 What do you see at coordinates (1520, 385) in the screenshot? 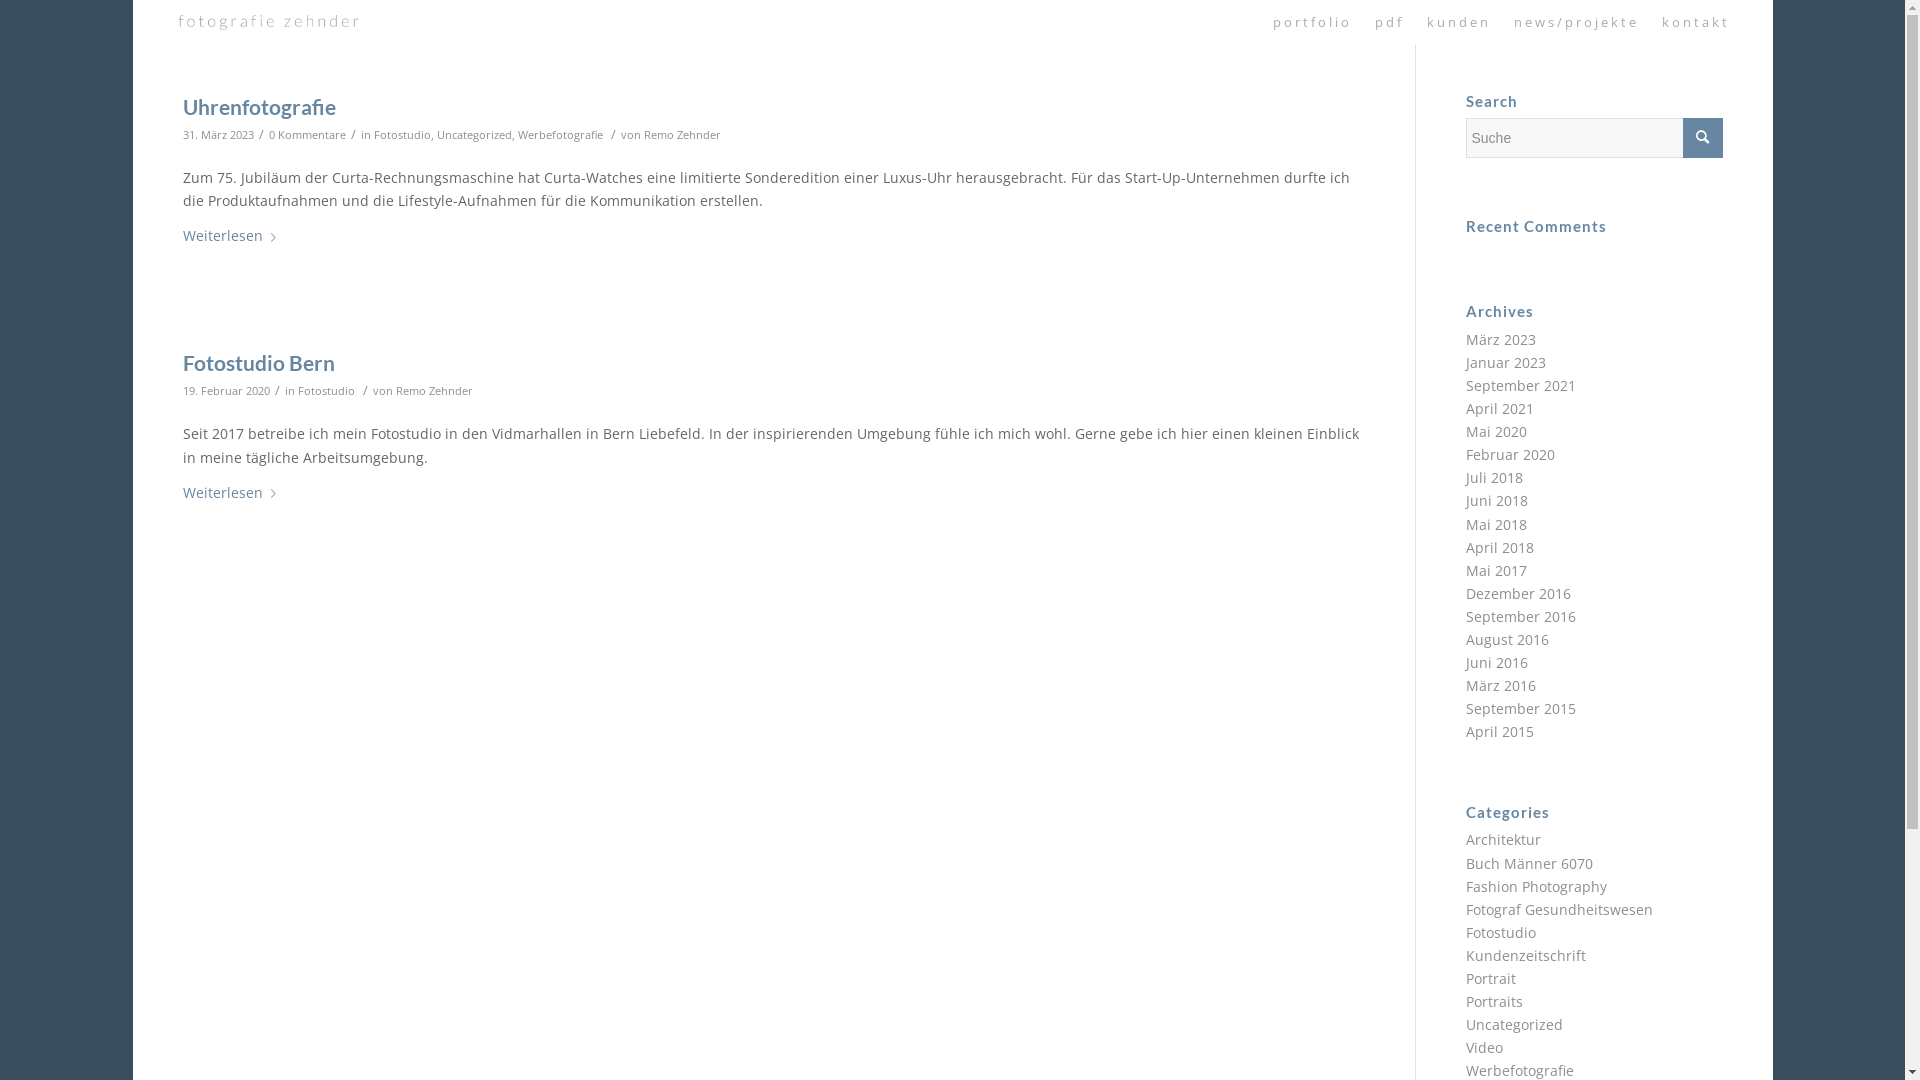
I see `'September 2021'` at bounding box center [1520, 385].